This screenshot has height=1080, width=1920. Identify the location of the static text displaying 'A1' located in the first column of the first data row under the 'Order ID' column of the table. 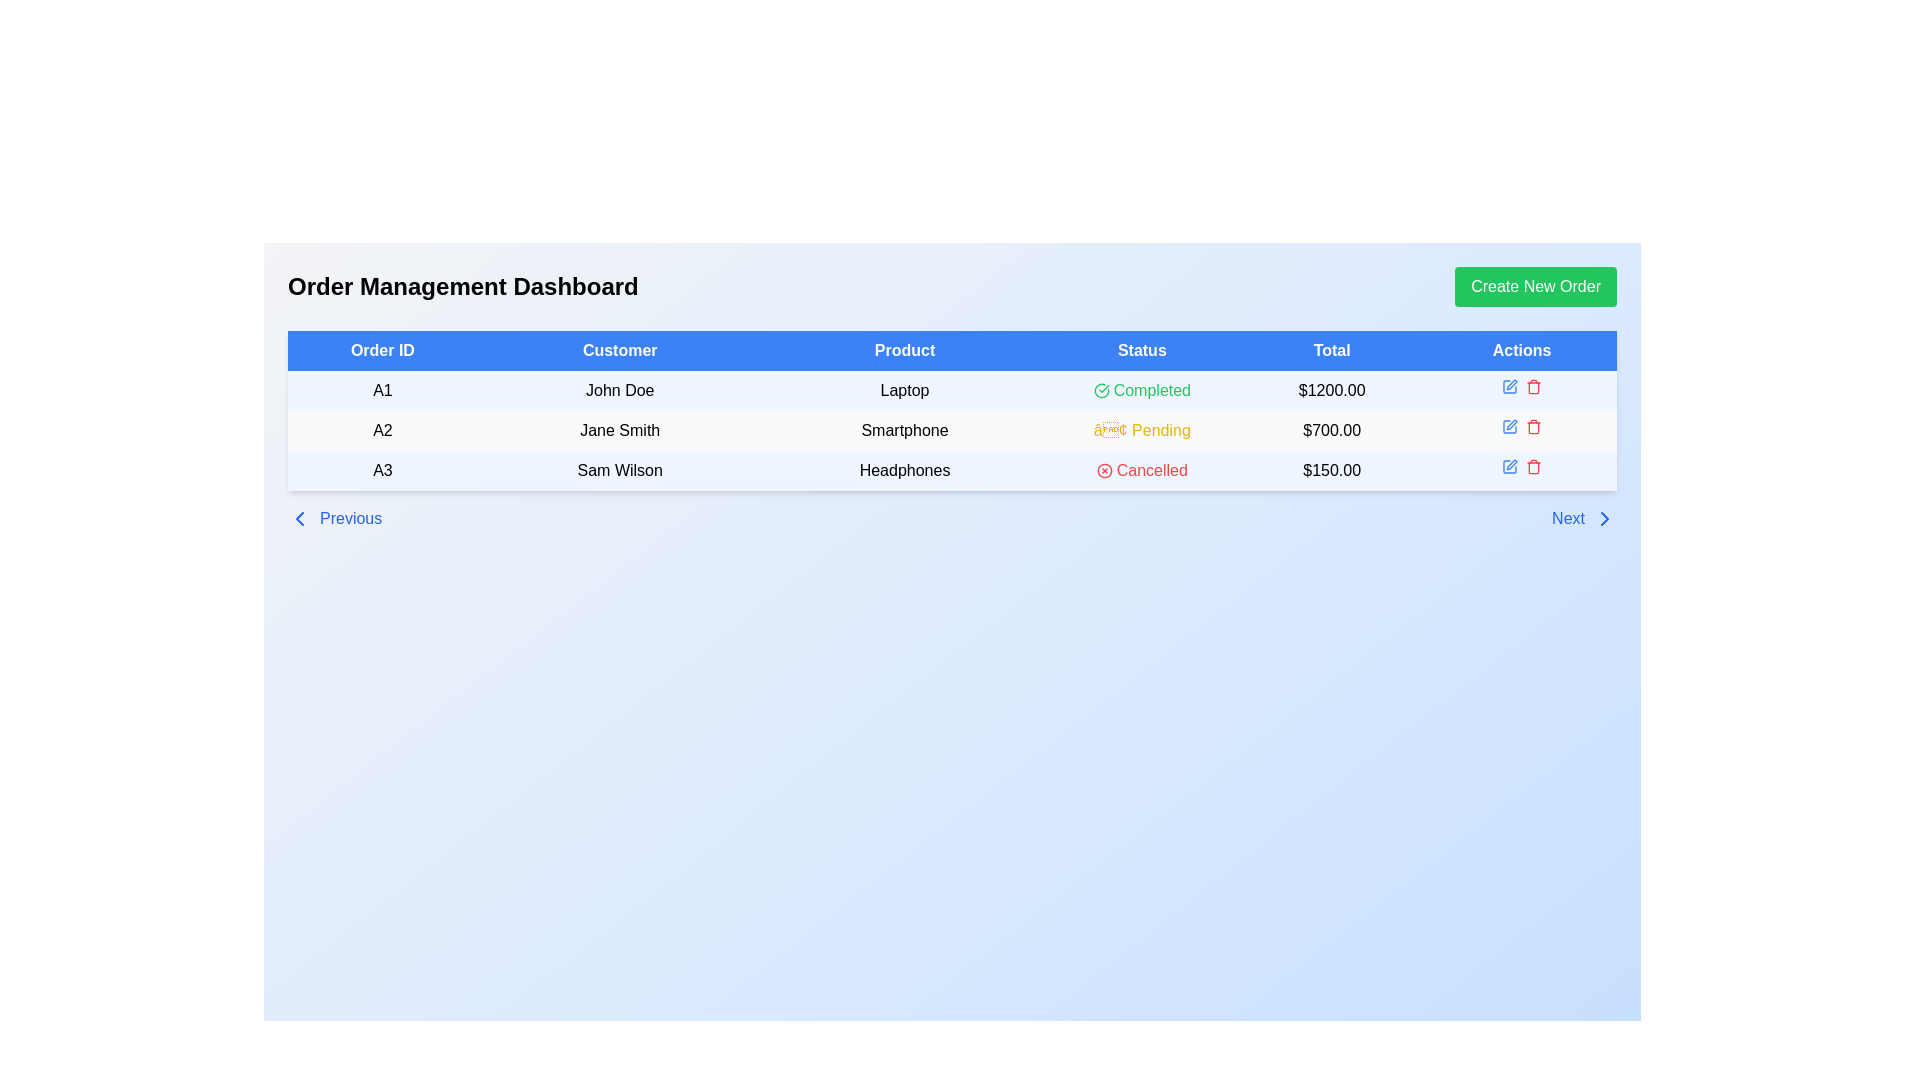
(382, 390).